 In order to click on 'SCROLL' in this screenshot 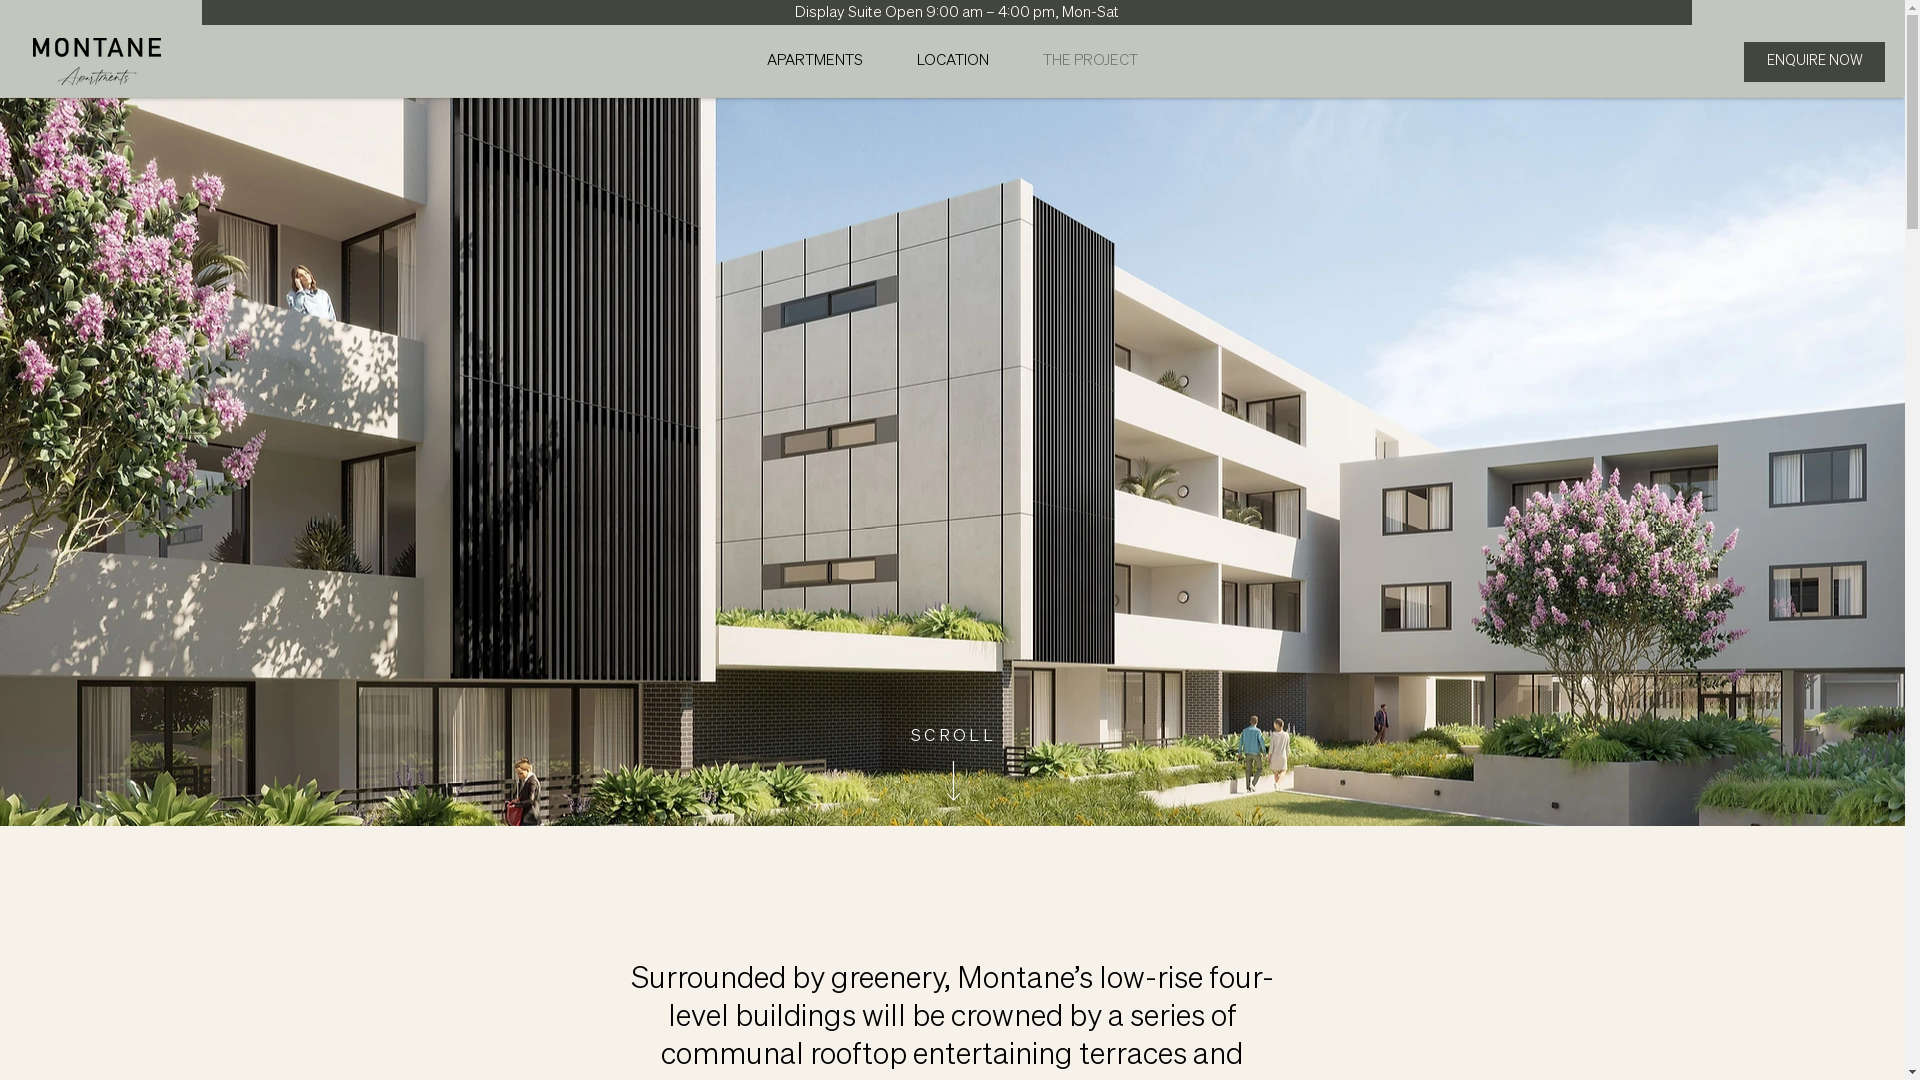, I will do `click(910, 734)`.